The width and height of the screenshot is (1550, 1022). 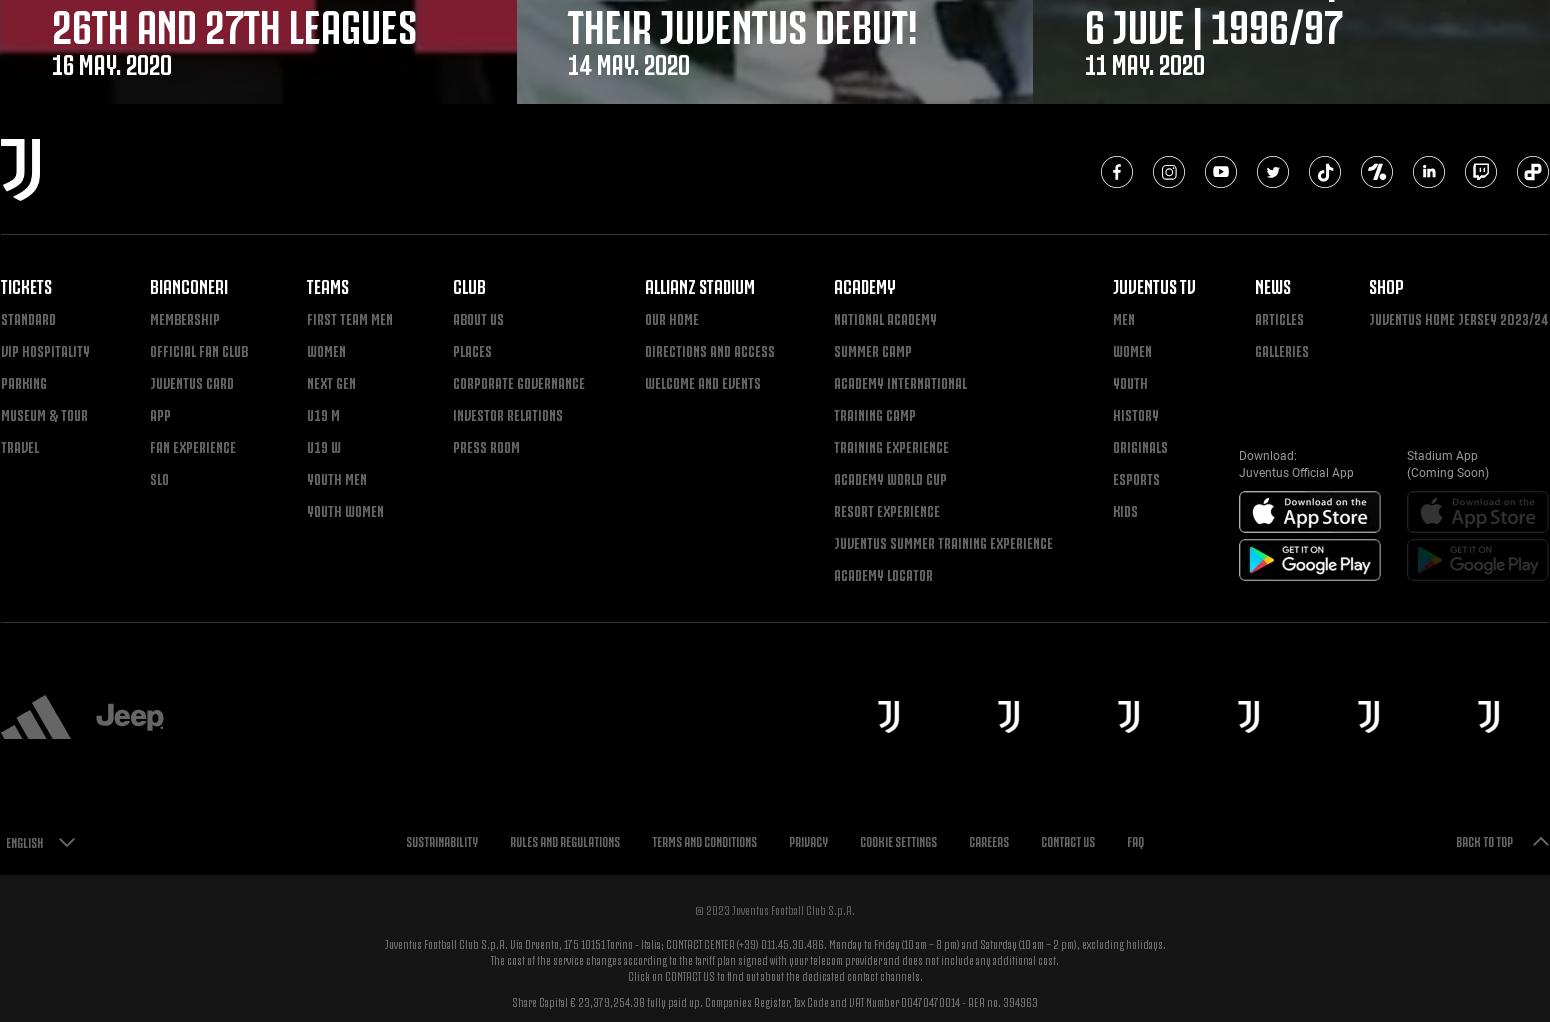 What do you see at coordinates (1447, 470) in the screenshot?
I see `'(Coming Soon)'` at bounding box center [1447, 470].